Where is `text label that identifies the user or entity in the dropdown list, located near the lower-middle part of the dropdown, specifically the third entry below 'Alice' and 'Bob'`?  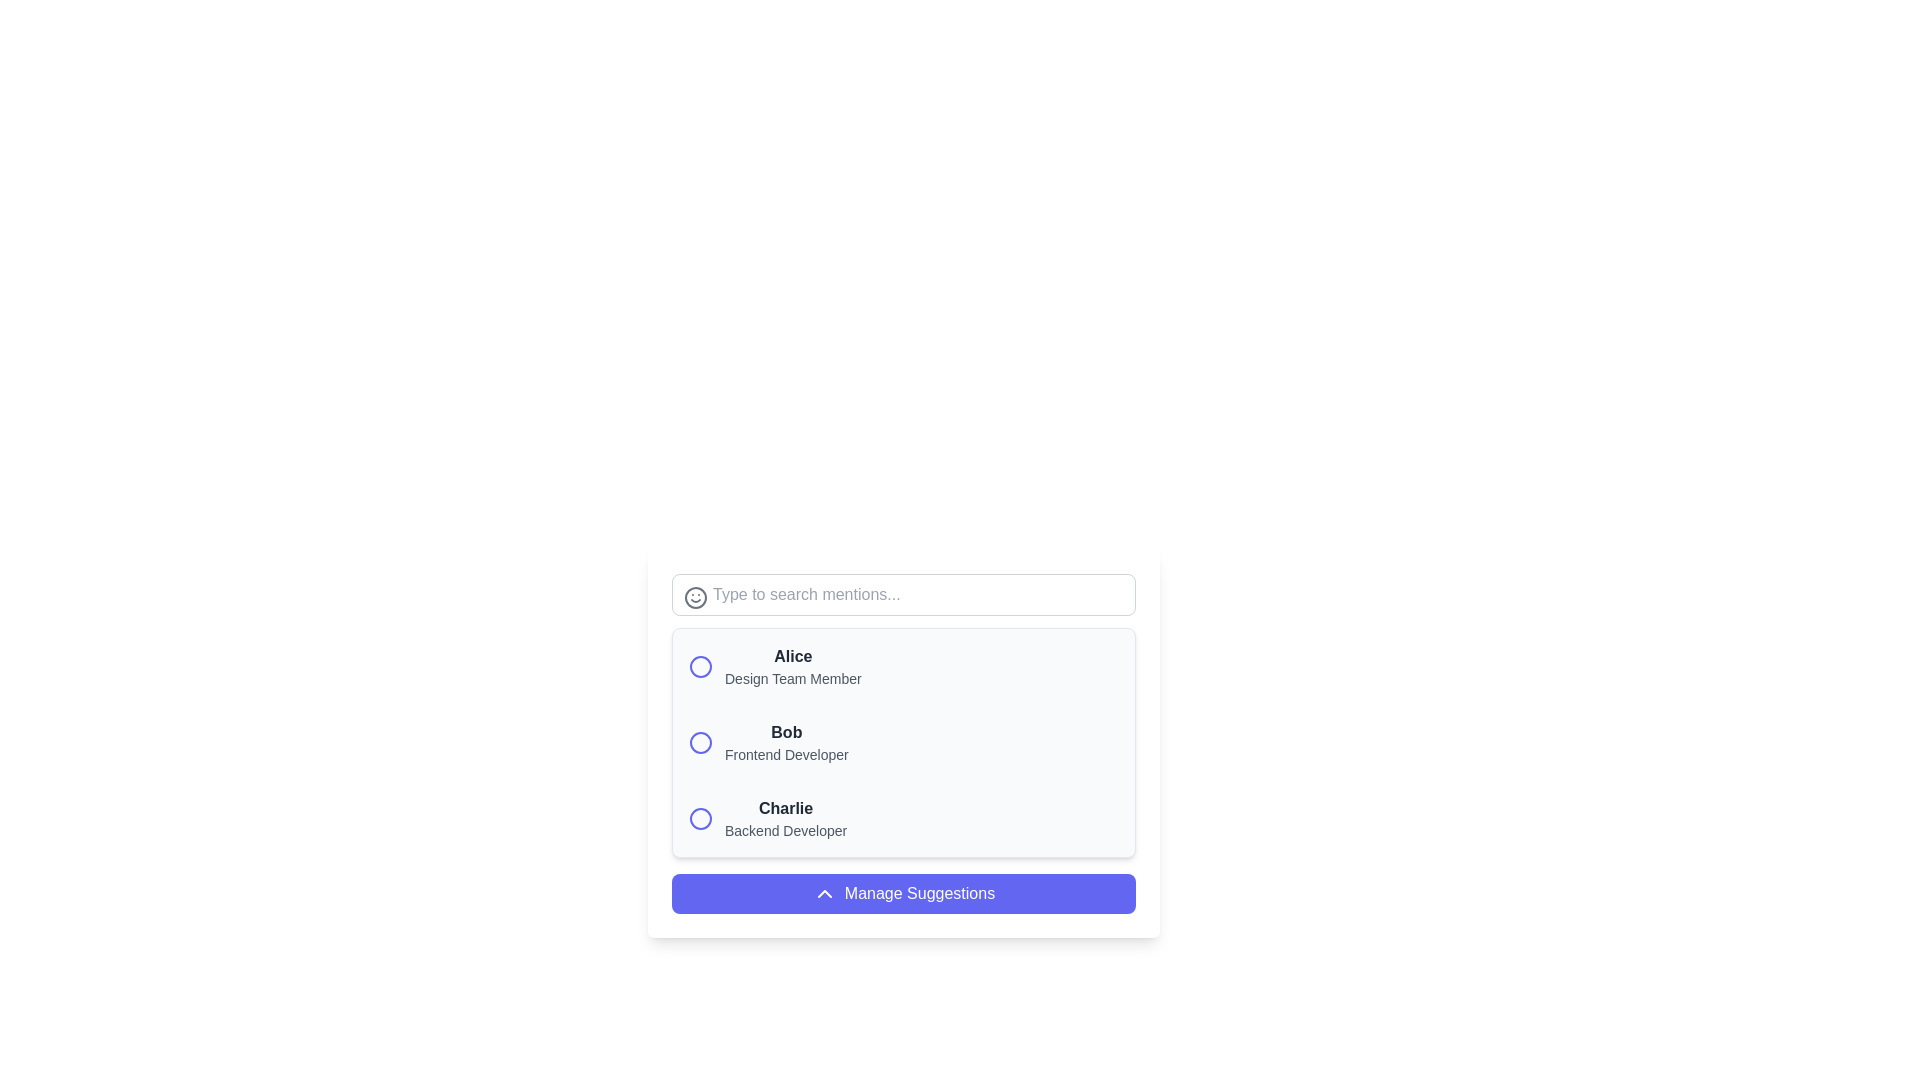 text label that identifies the user or entity in the dropdown list, located near the lower-middle part of the dropdown, specifically the third entry below 'Alice' and 'Bob' is located at coordinates (785, 808).